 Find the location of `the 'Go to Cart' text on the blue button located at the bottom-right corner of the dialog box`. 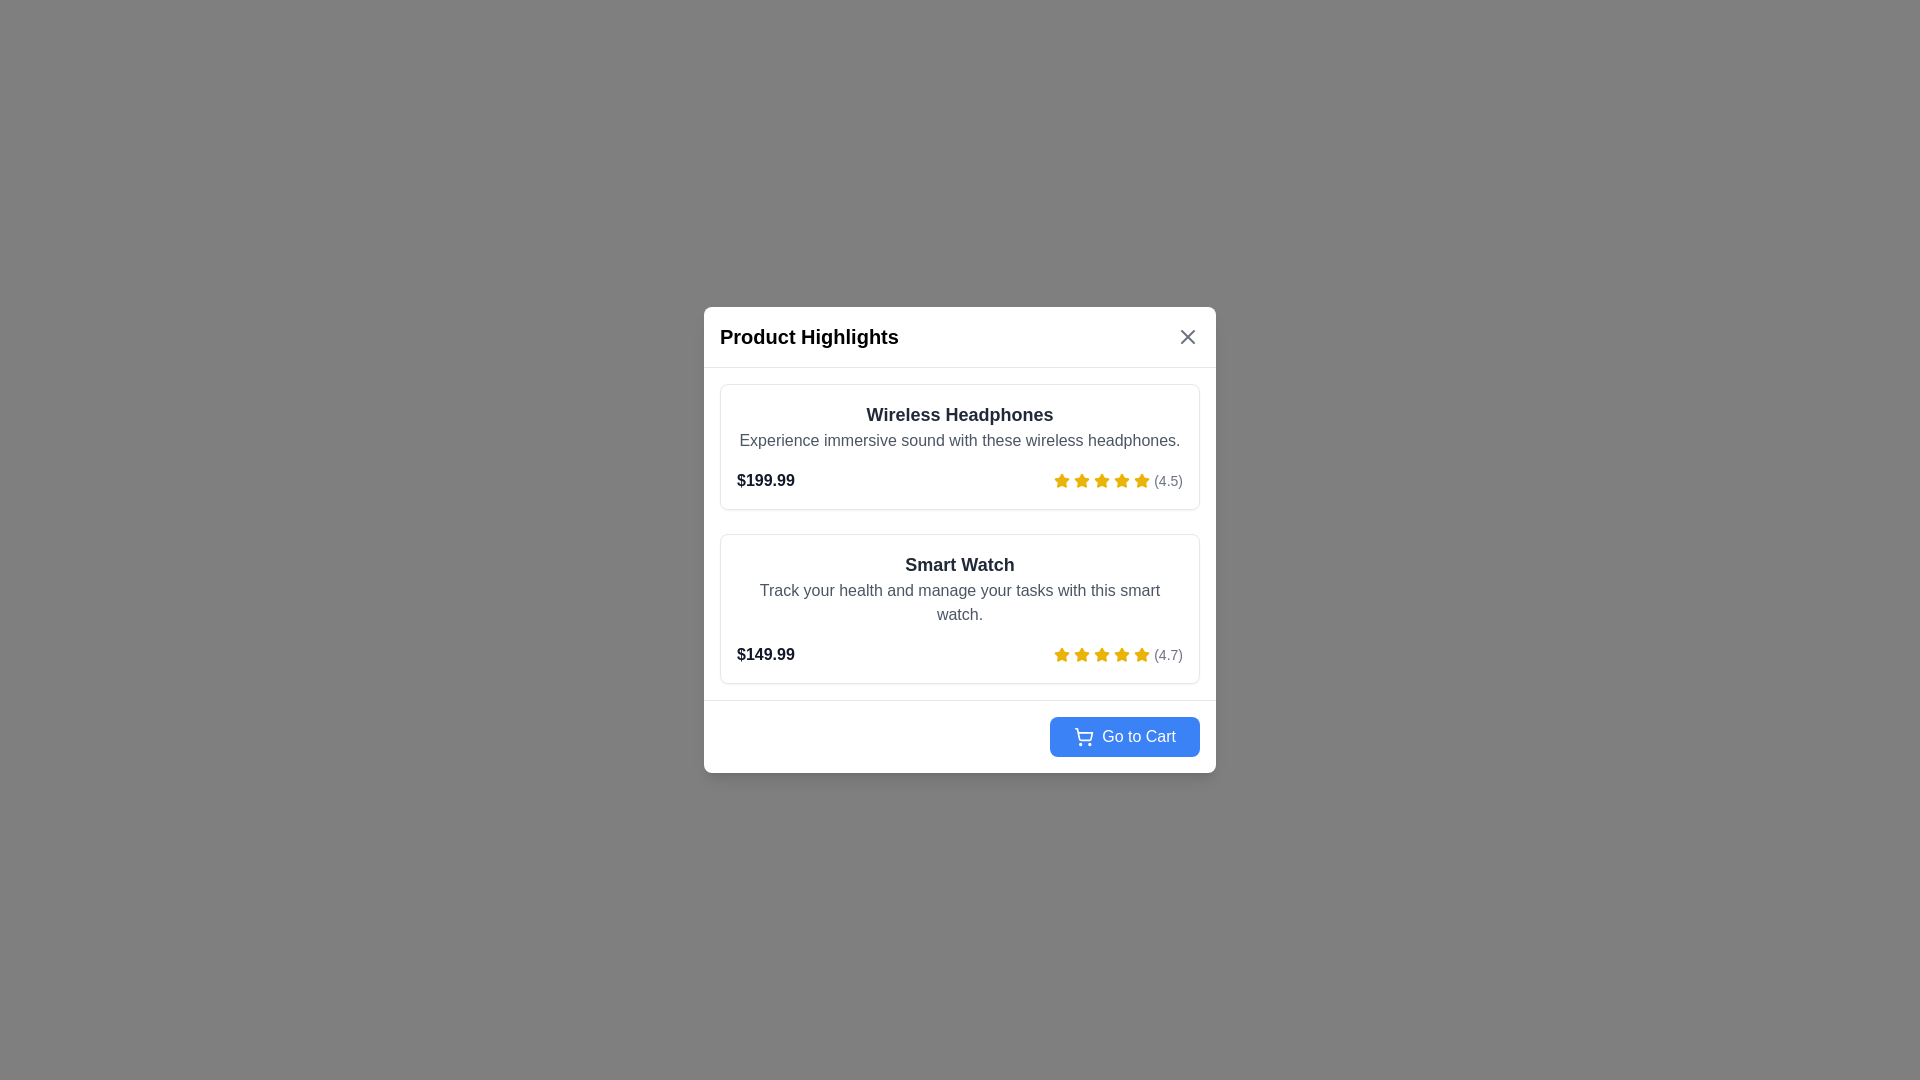

the 'Go to Cart' text on the blue button located at the bottom-right corner of the dialog box is located at coordinates (1139, 736).